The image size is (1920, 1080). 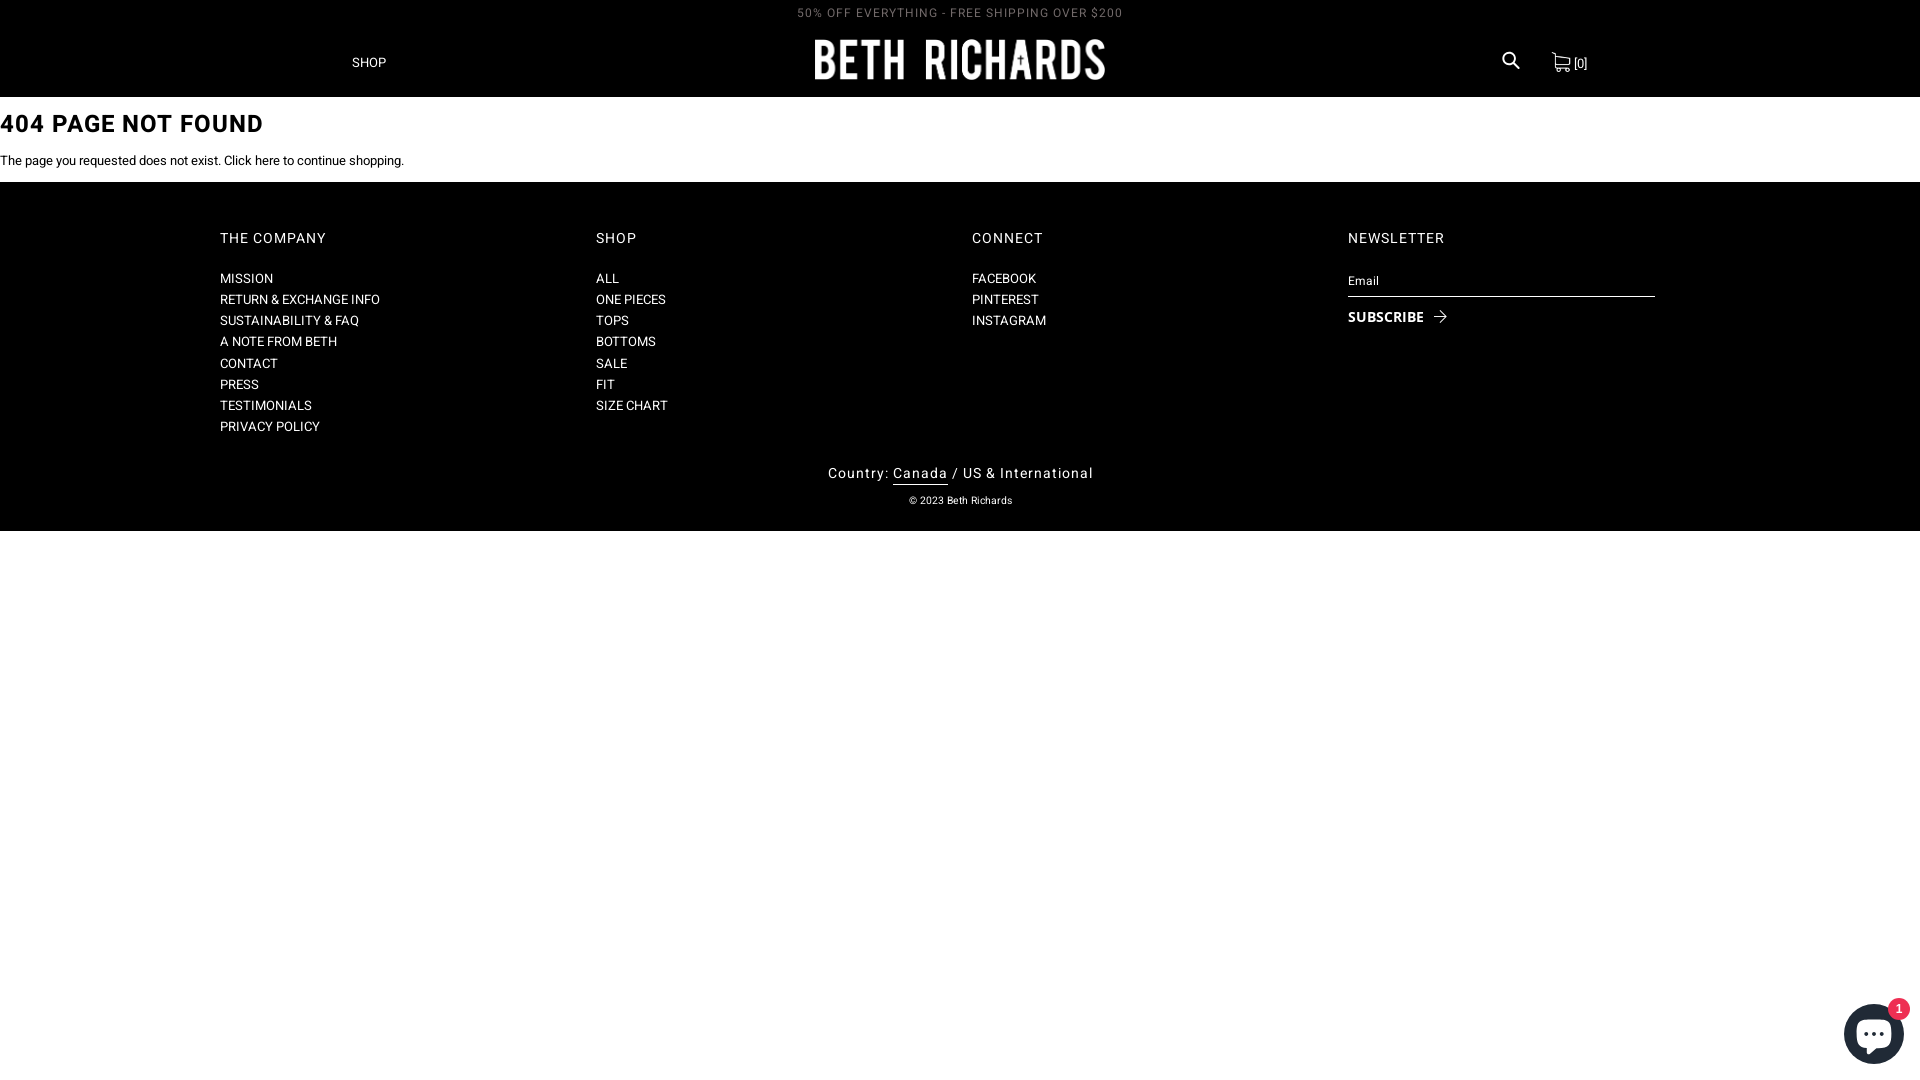 I want to click on 'BOTTOMS', so click(x=594, y=340).